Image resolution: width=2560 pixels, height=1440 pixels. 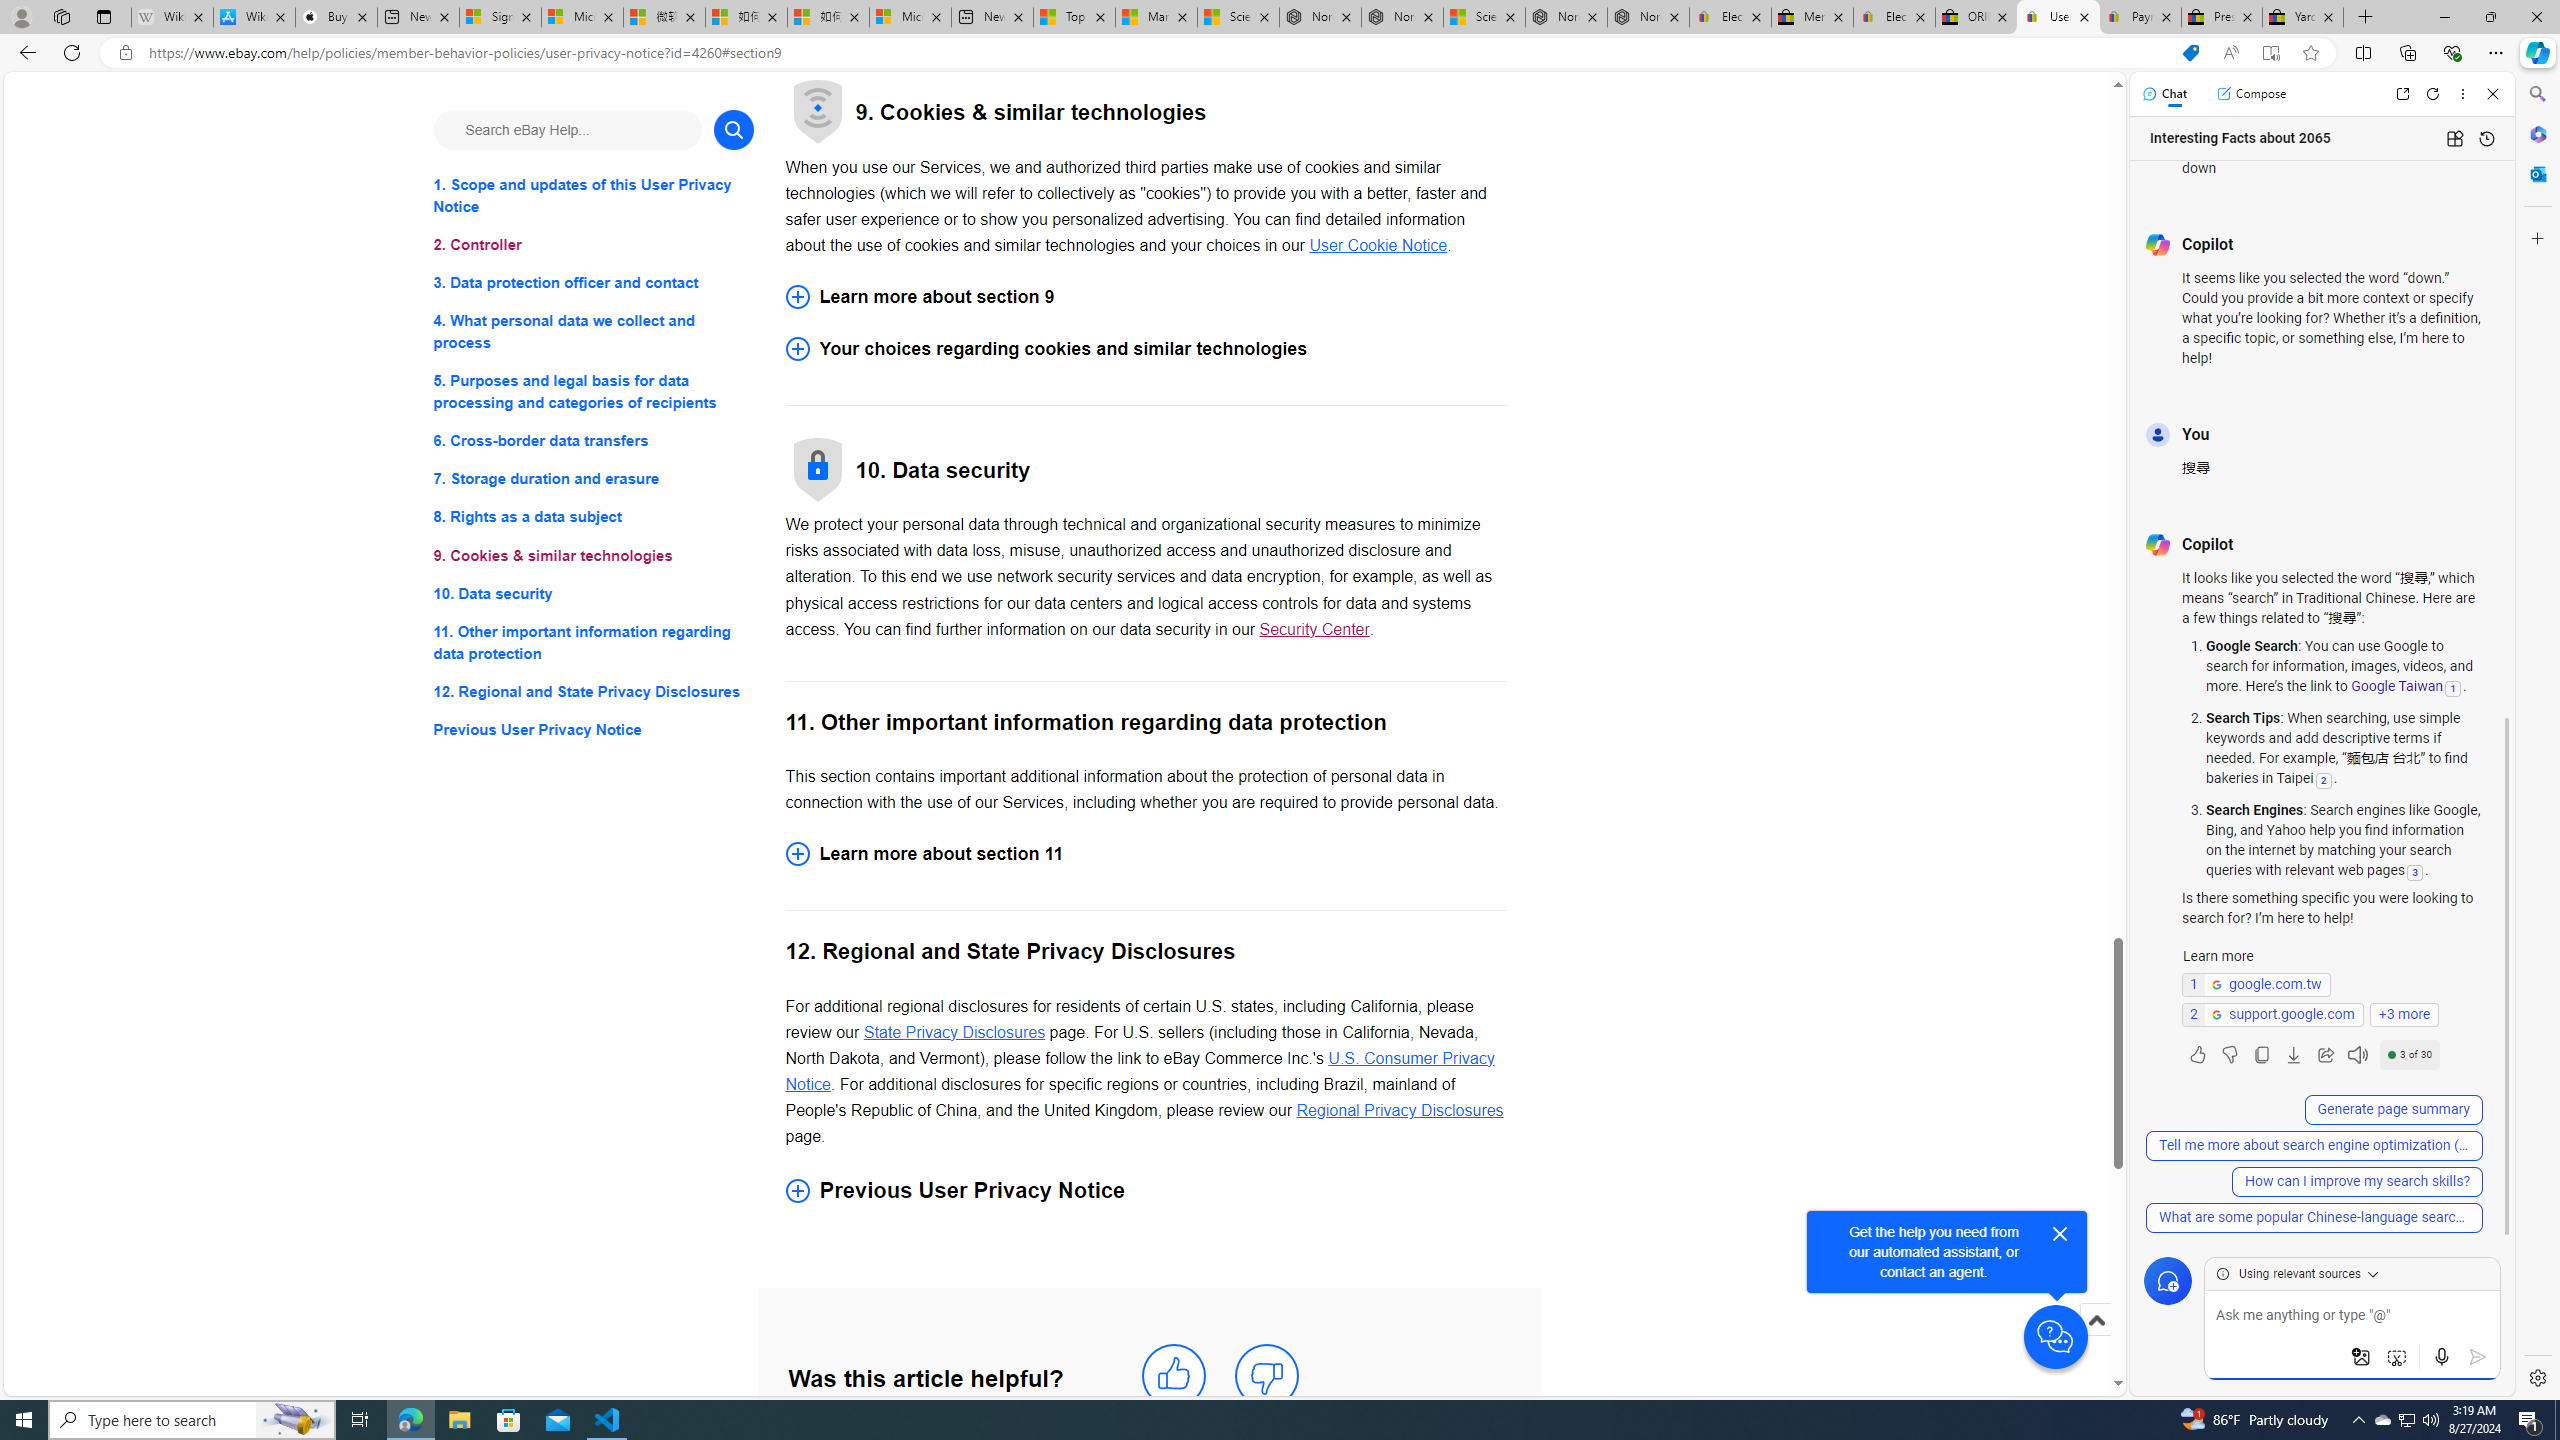 I want to click on '12. Regional and State Privacy Disclosures', so click(x=592, y=690).